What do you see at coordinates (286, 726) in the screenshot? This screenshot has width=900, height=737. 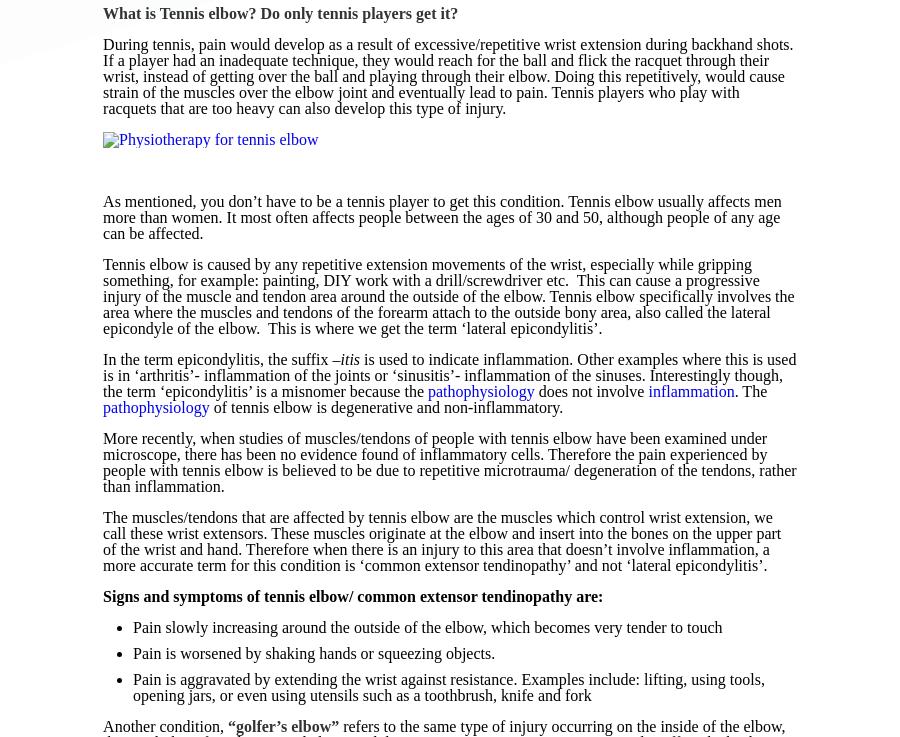 I see `'golfer’s elbow”'` at bounding box center [286, 726].